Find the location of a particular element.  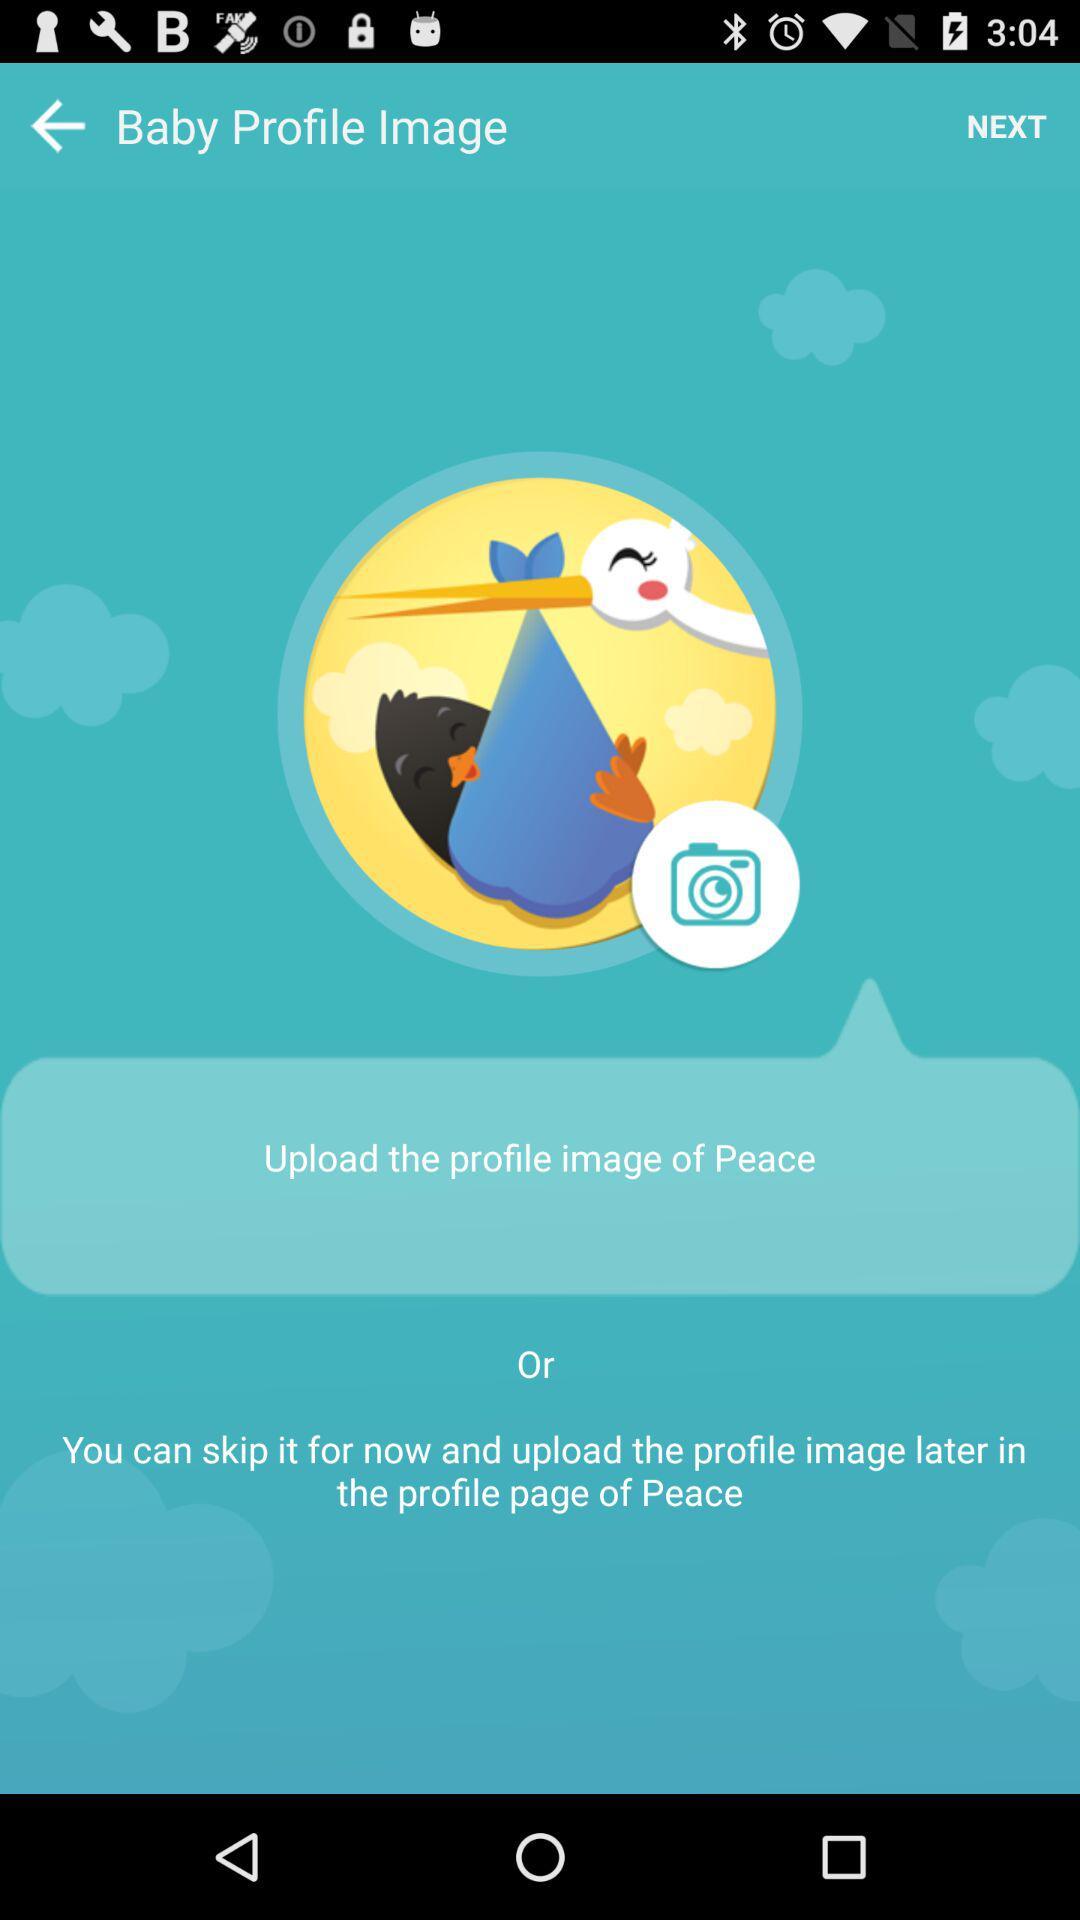

choose picture to upload is located at coordinates (540, 714).